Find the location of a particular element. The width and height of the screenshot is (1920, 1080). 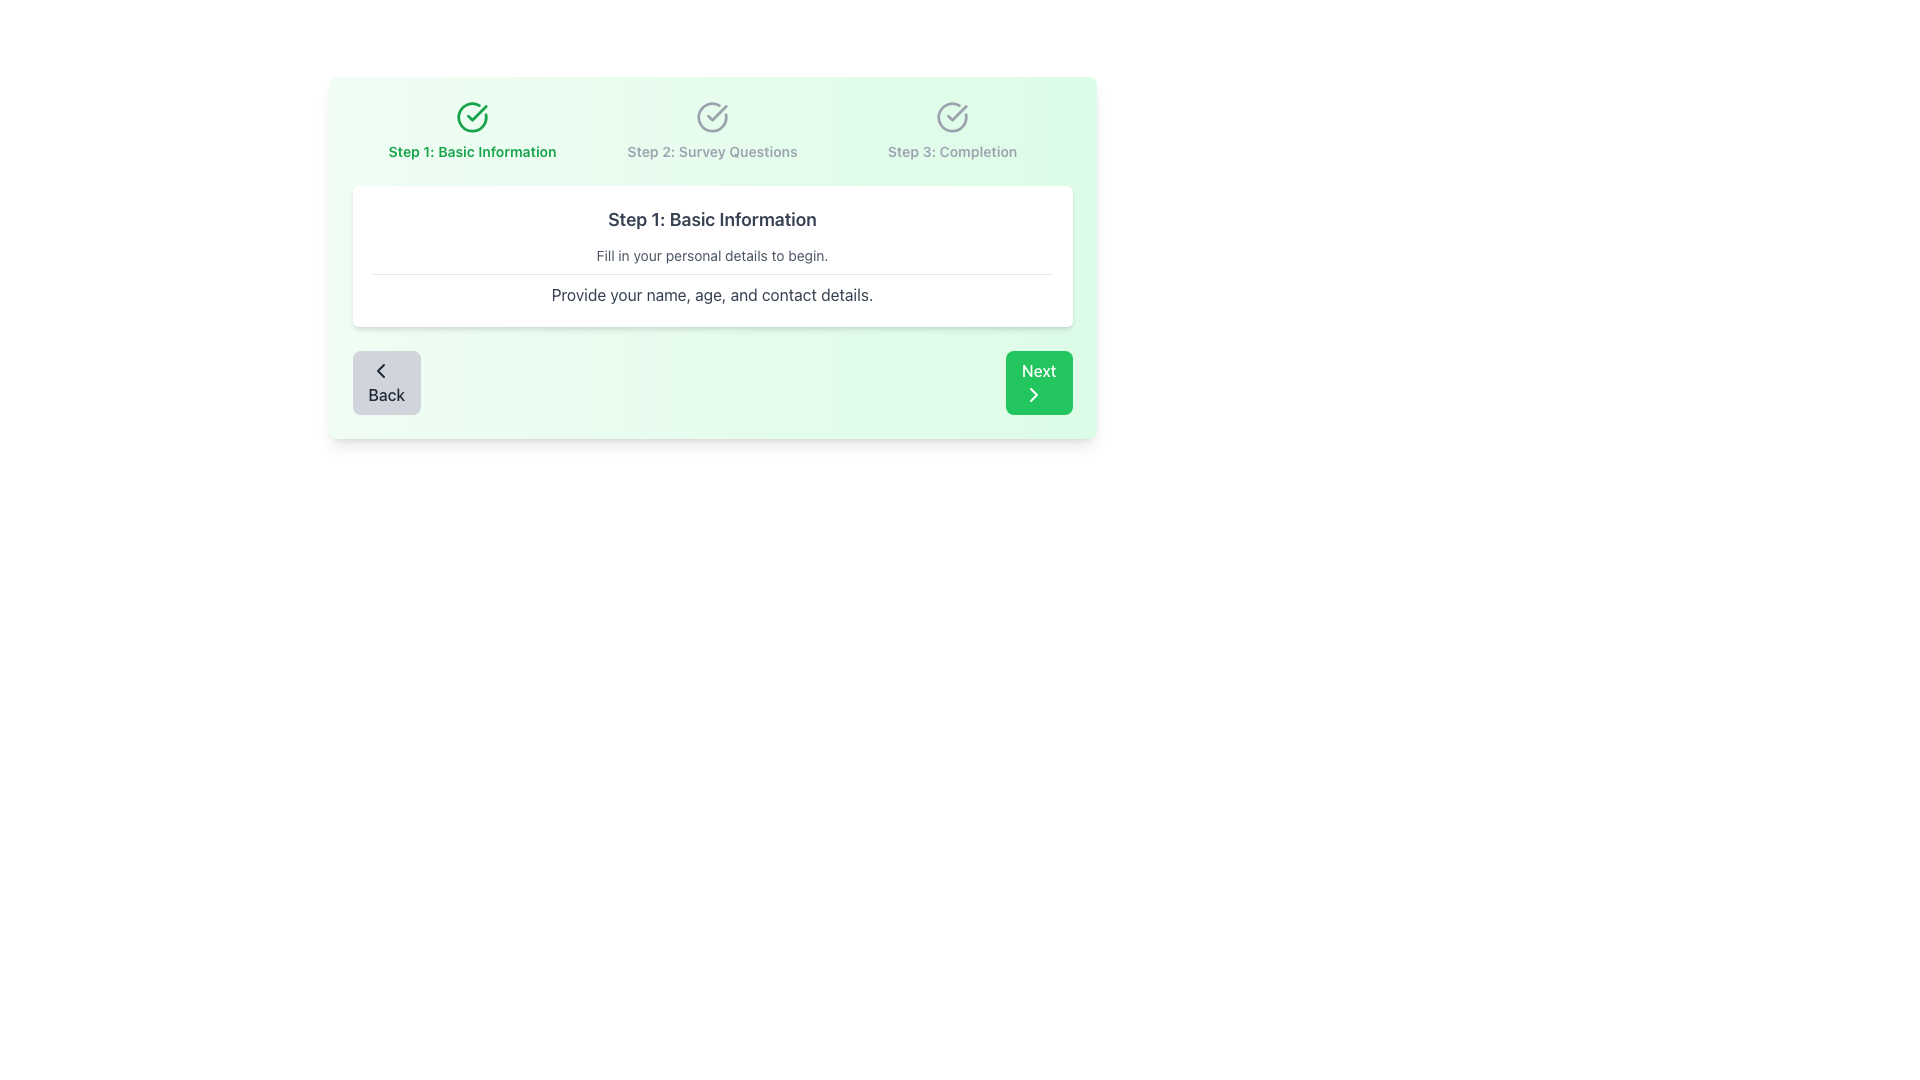

the chevron icon located within the green 'Next' button in the bottom-right corner of the navigation interface is located at coordinates (1033, 394).